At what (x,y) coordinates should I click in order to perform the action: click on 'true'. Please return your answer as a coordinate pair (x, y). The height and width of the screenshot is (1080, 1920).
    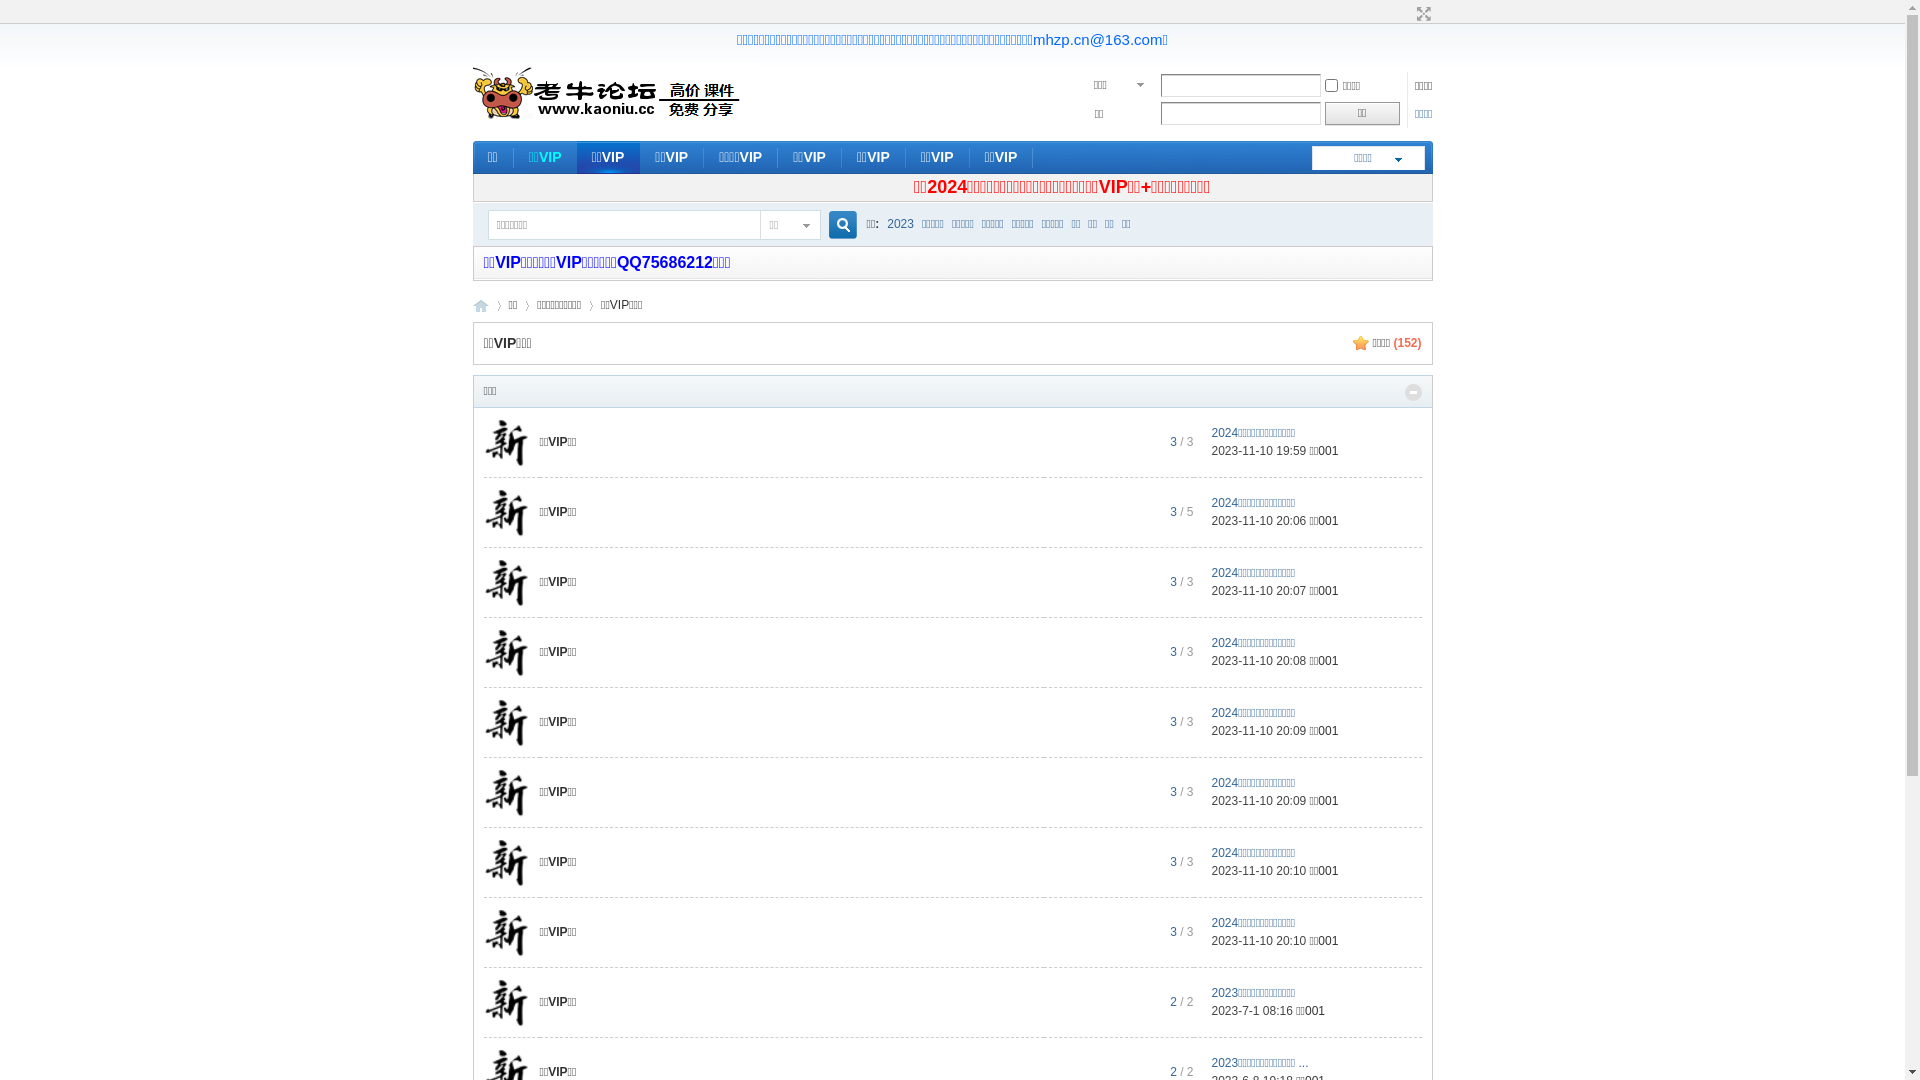
    Looking at the image, I should click on (834, 225).